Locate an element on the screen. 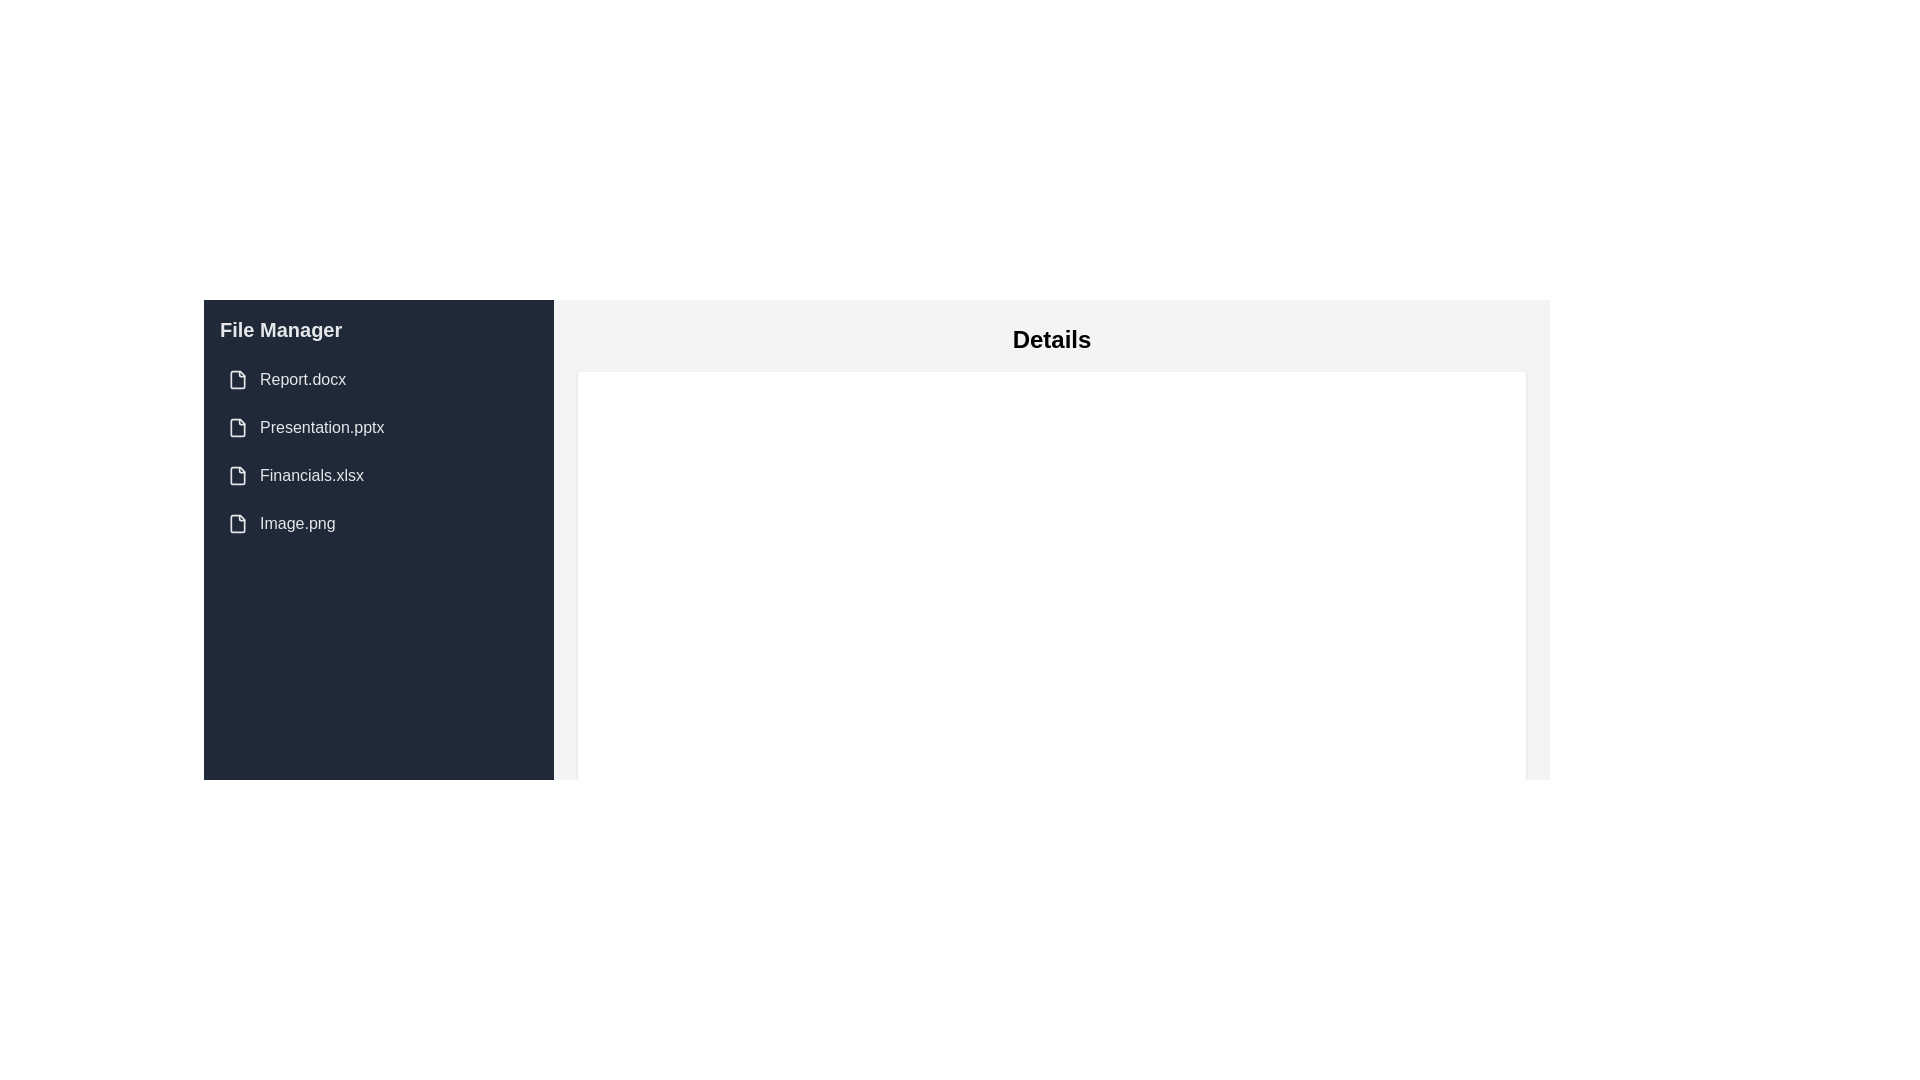 The image size is (1920, 1080). the file icon representing 'Presentation.pptx', which is the second item is located at coordinates (238, 427).